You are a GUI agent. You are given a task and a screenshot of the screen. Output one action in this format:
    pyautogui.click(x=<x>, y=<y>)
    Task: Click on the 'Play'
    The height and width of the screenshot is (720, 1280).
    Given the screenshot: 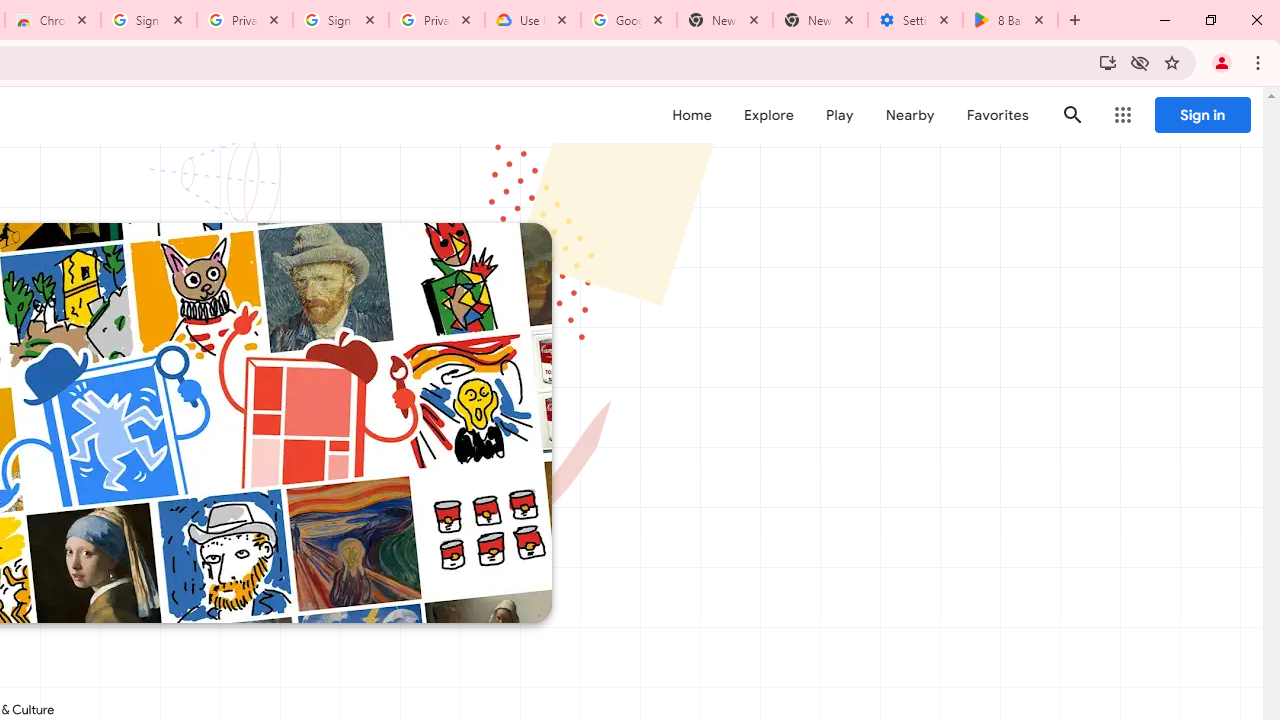 What is the action you would take?
    pyautogui.click(x=840, y=115)
    